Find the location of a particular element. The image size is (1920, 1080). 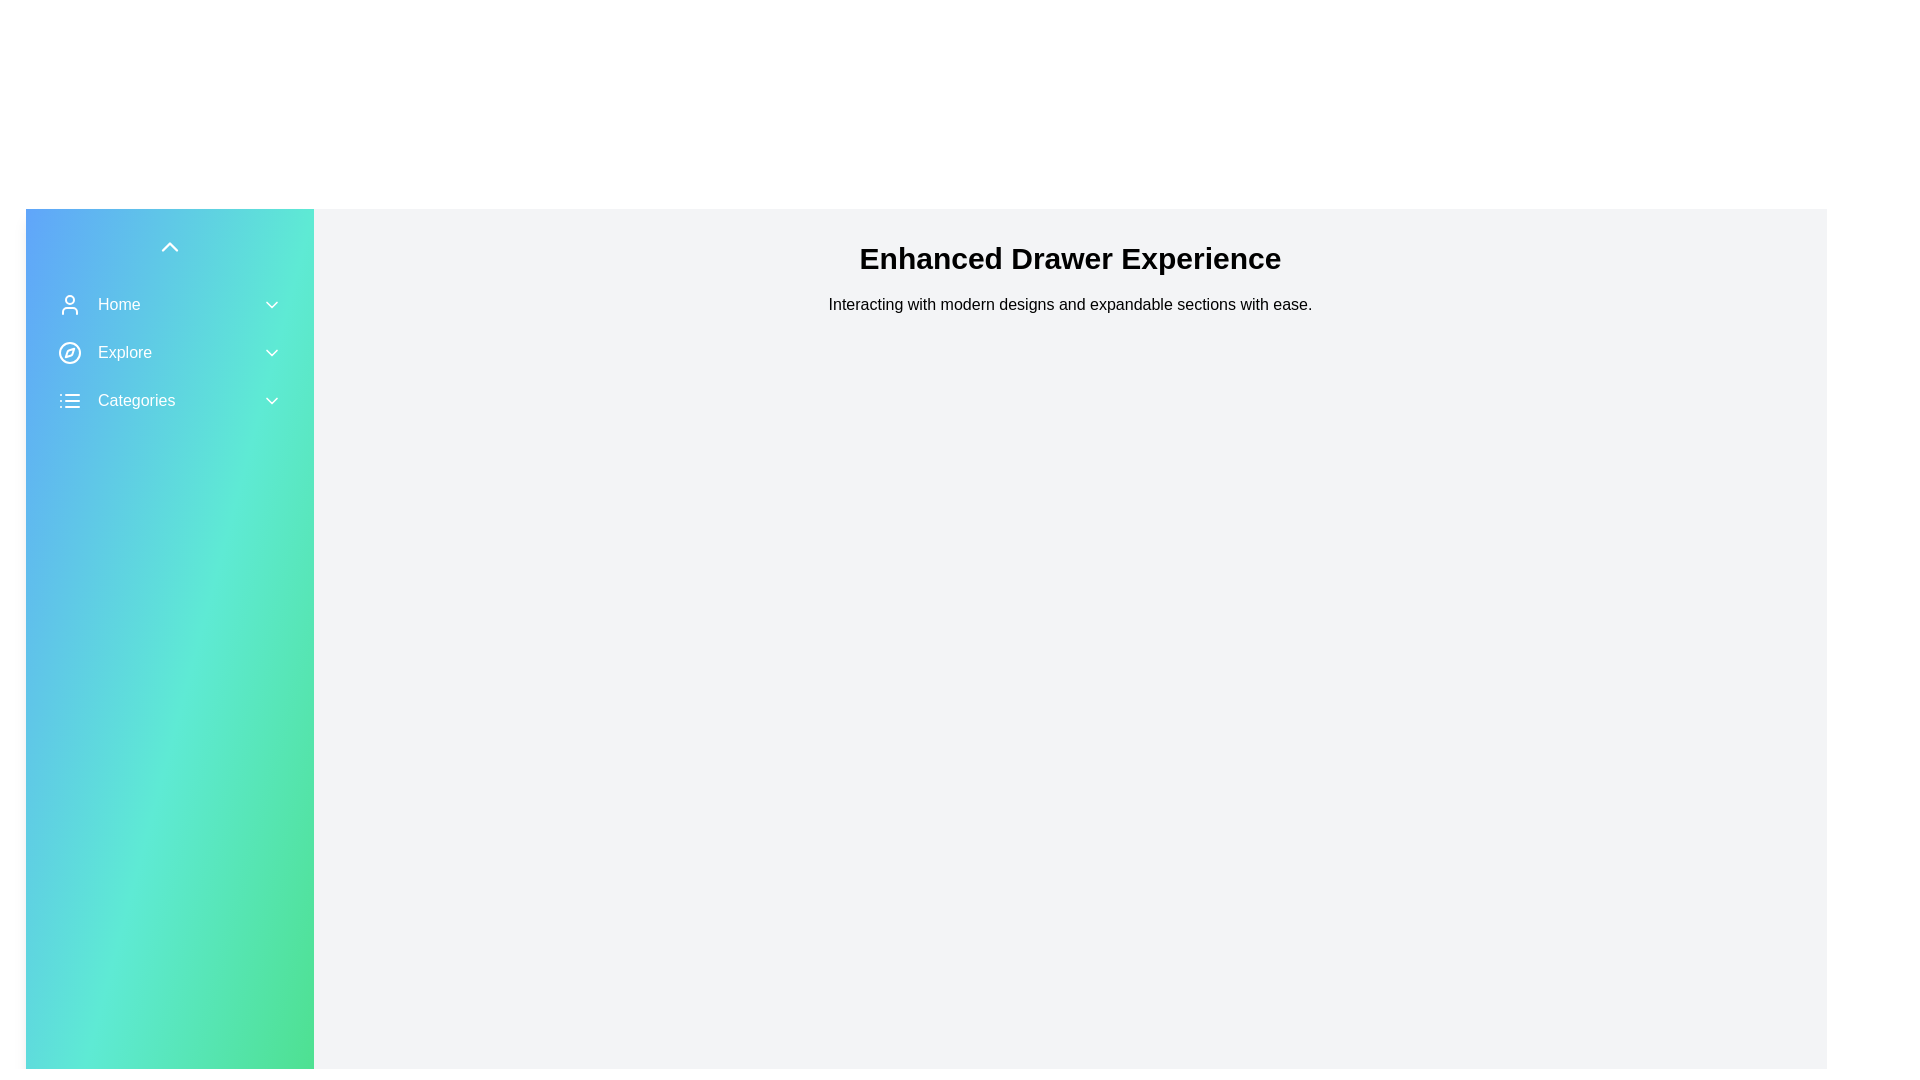

the 'Categories' menu toggle button to expand or collapse the menu is located at coordinates (271, 401).